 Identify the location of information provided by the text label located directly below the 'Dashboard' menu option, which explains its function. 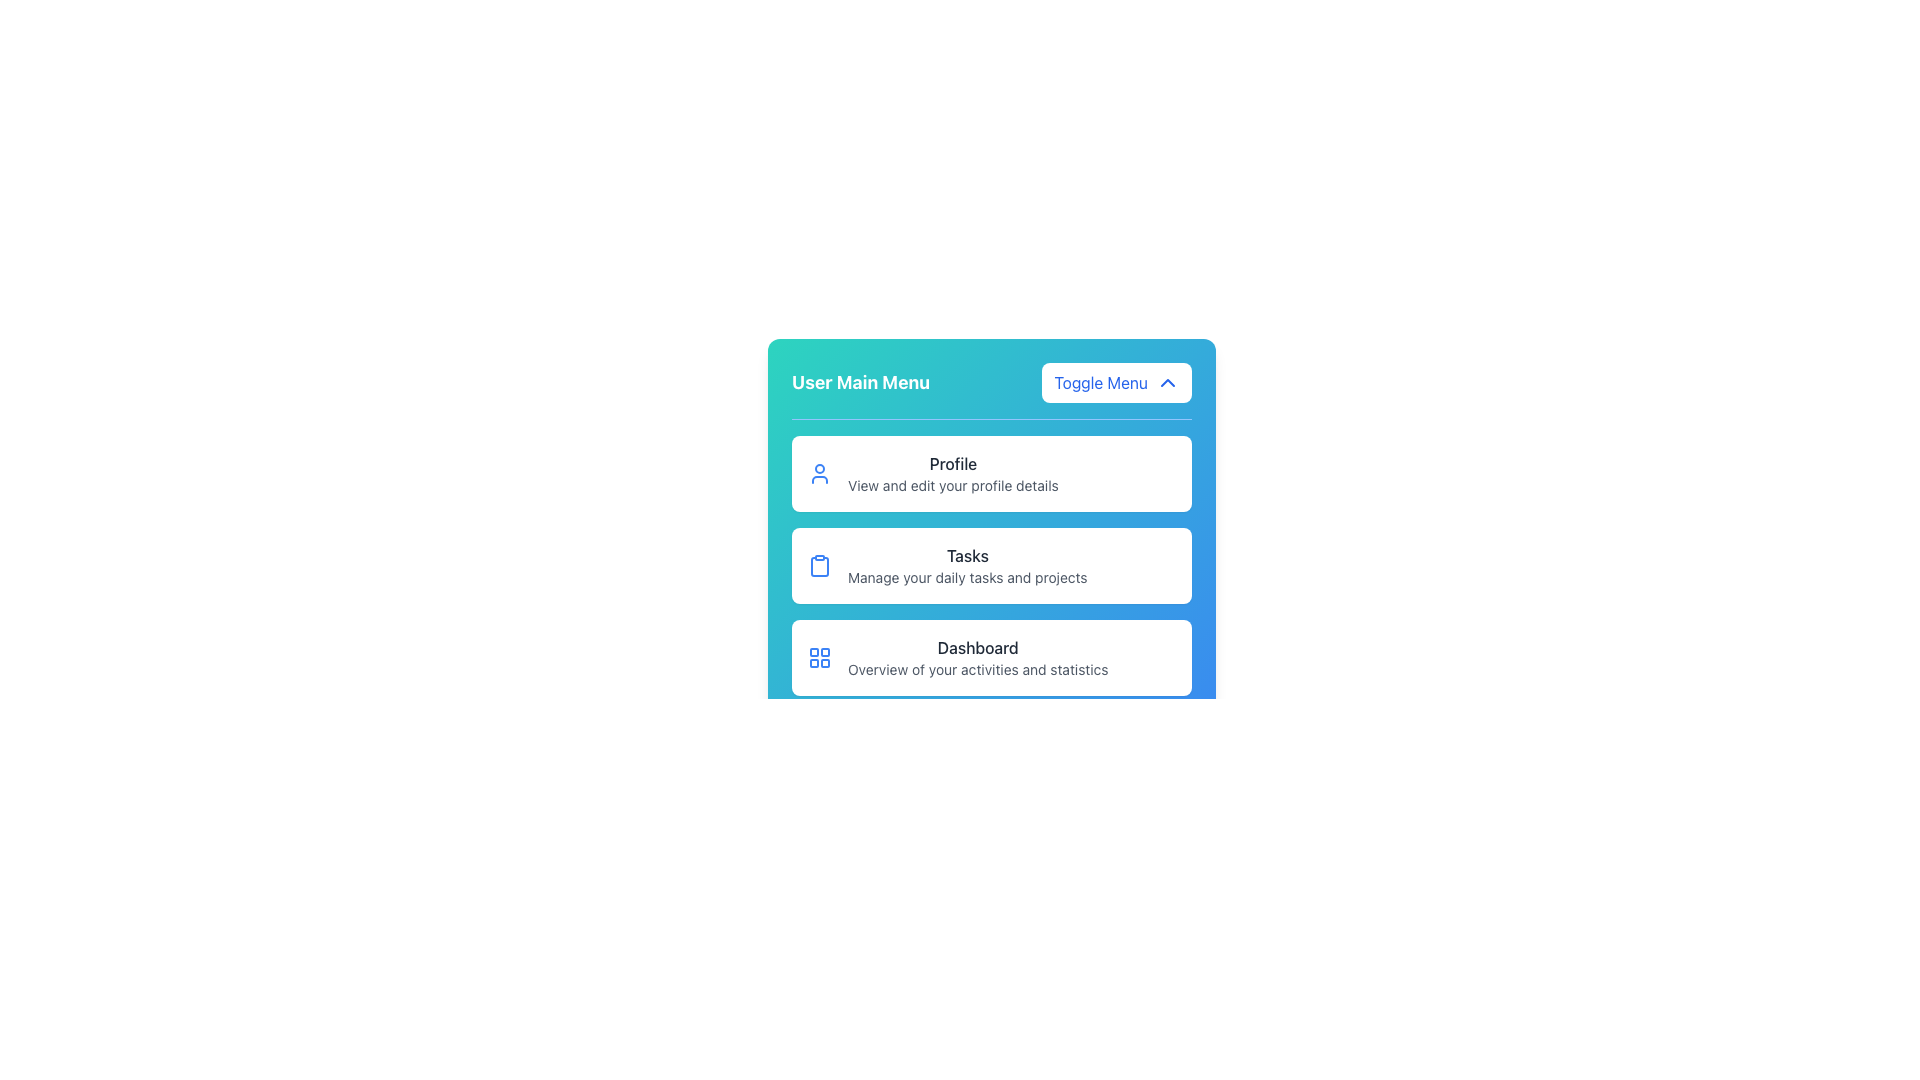
(978, 670).